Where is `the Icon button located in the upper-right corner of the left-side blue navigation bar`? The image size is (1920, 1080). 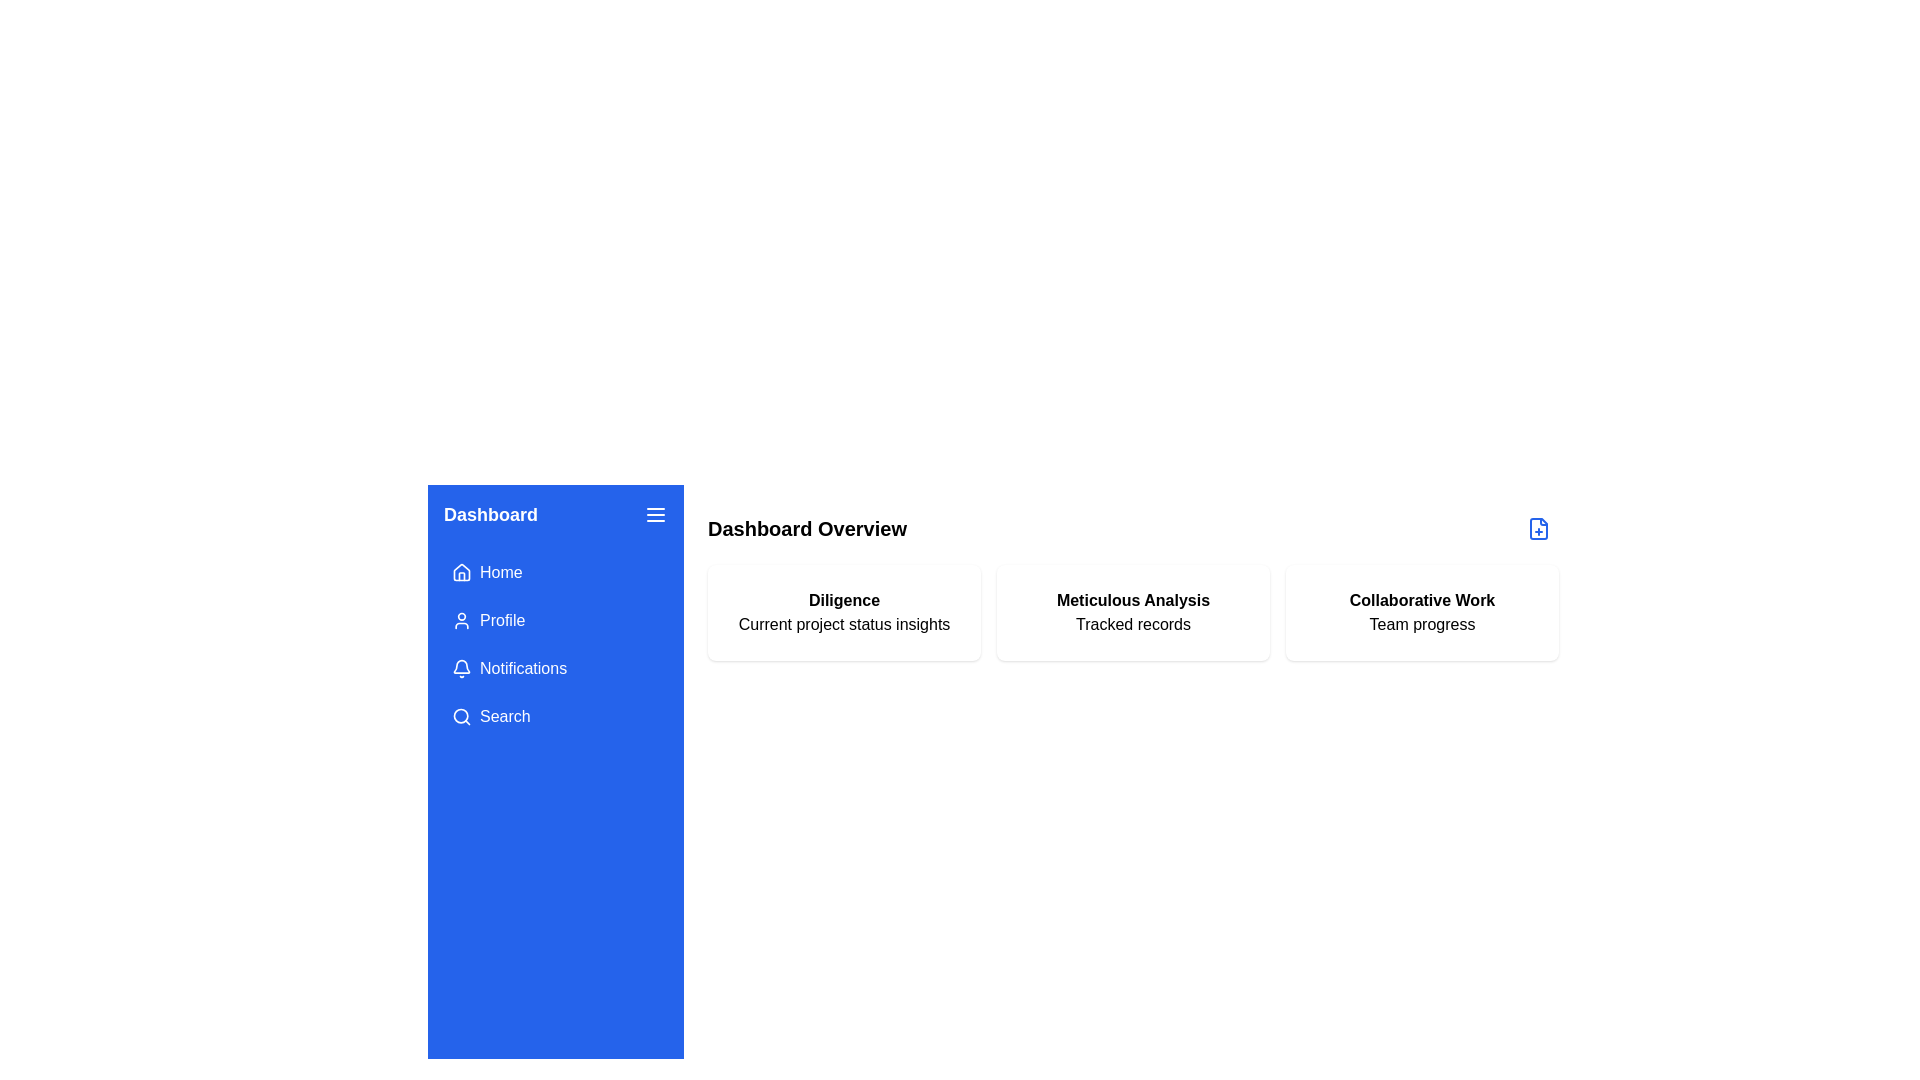
the Icon button located in the upper-right corner of the left-side blue navigation bar is located at coordinates (656, 514).